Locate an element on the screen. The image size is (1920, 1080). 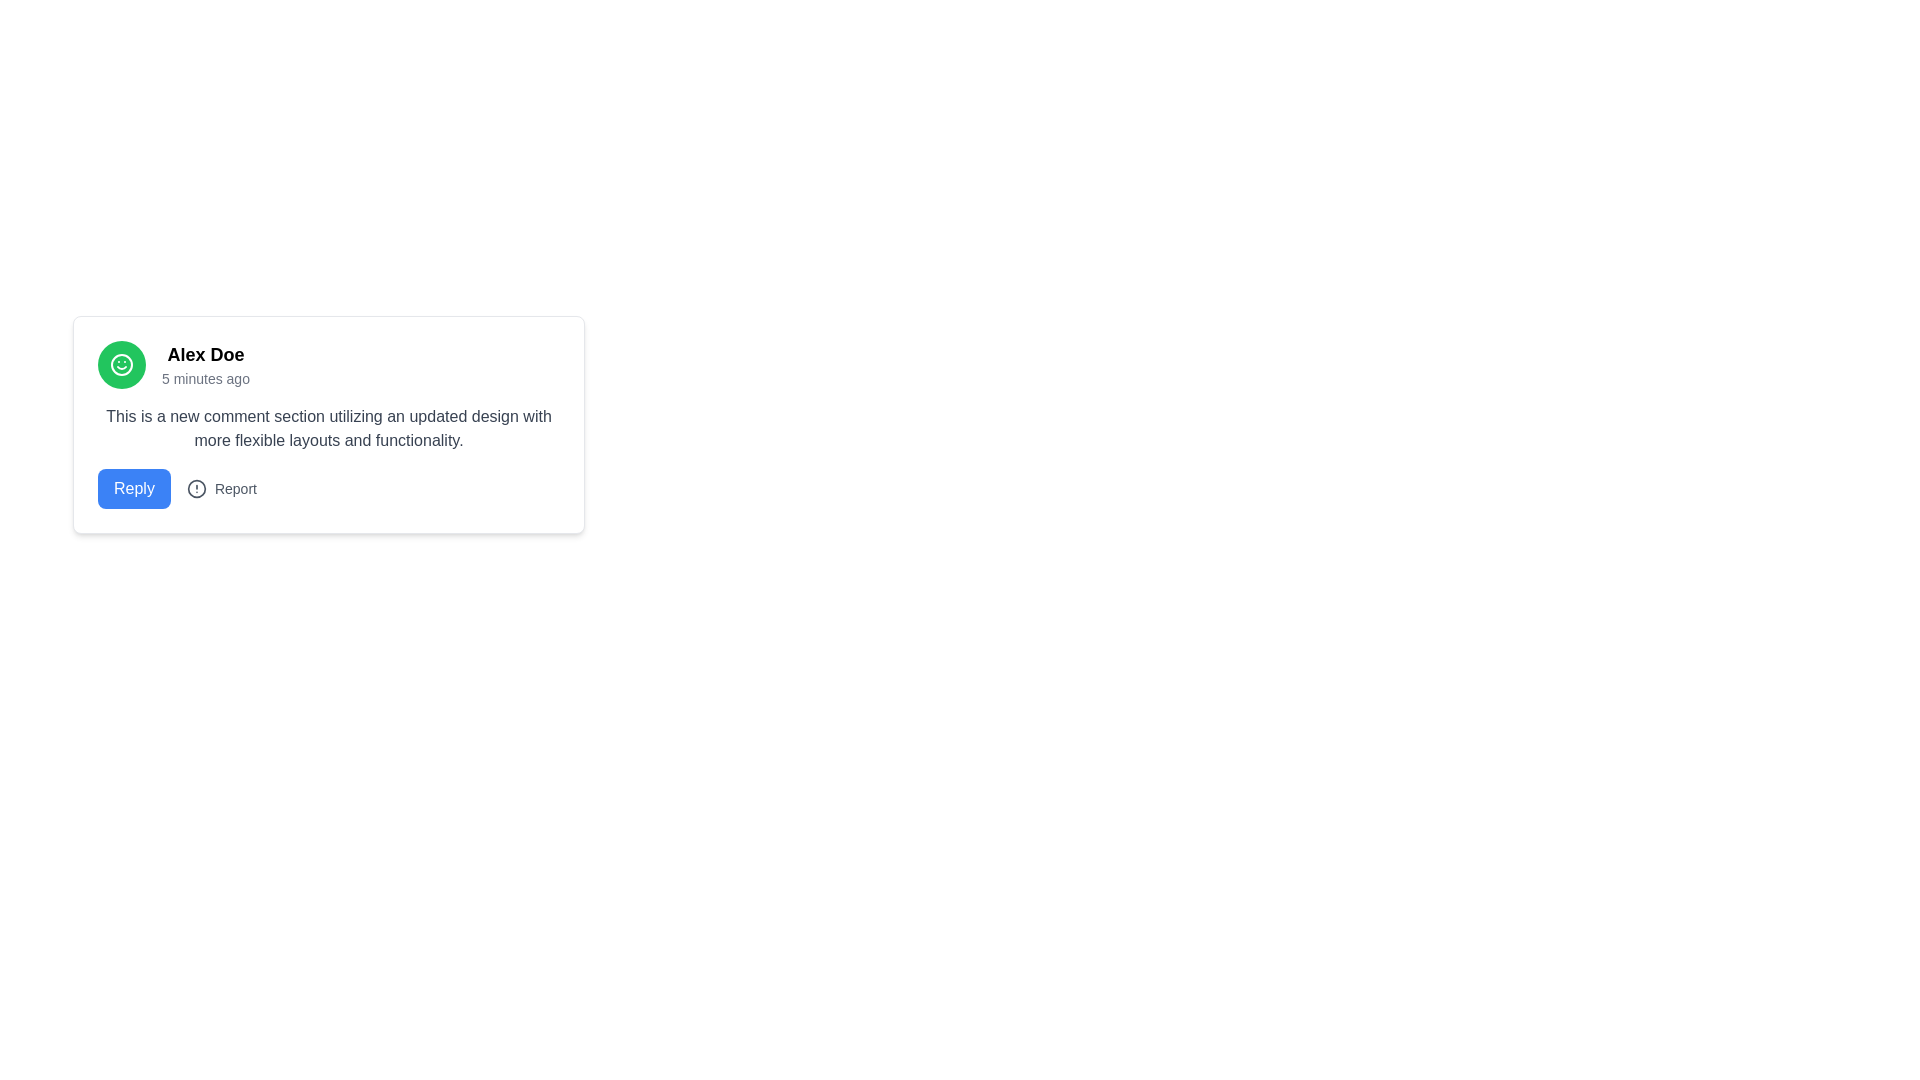
the text element displaying 'Alex Doe', which is bold and located at the top of the comment box, next to the avatar icon is located at coordinates (206, 353).